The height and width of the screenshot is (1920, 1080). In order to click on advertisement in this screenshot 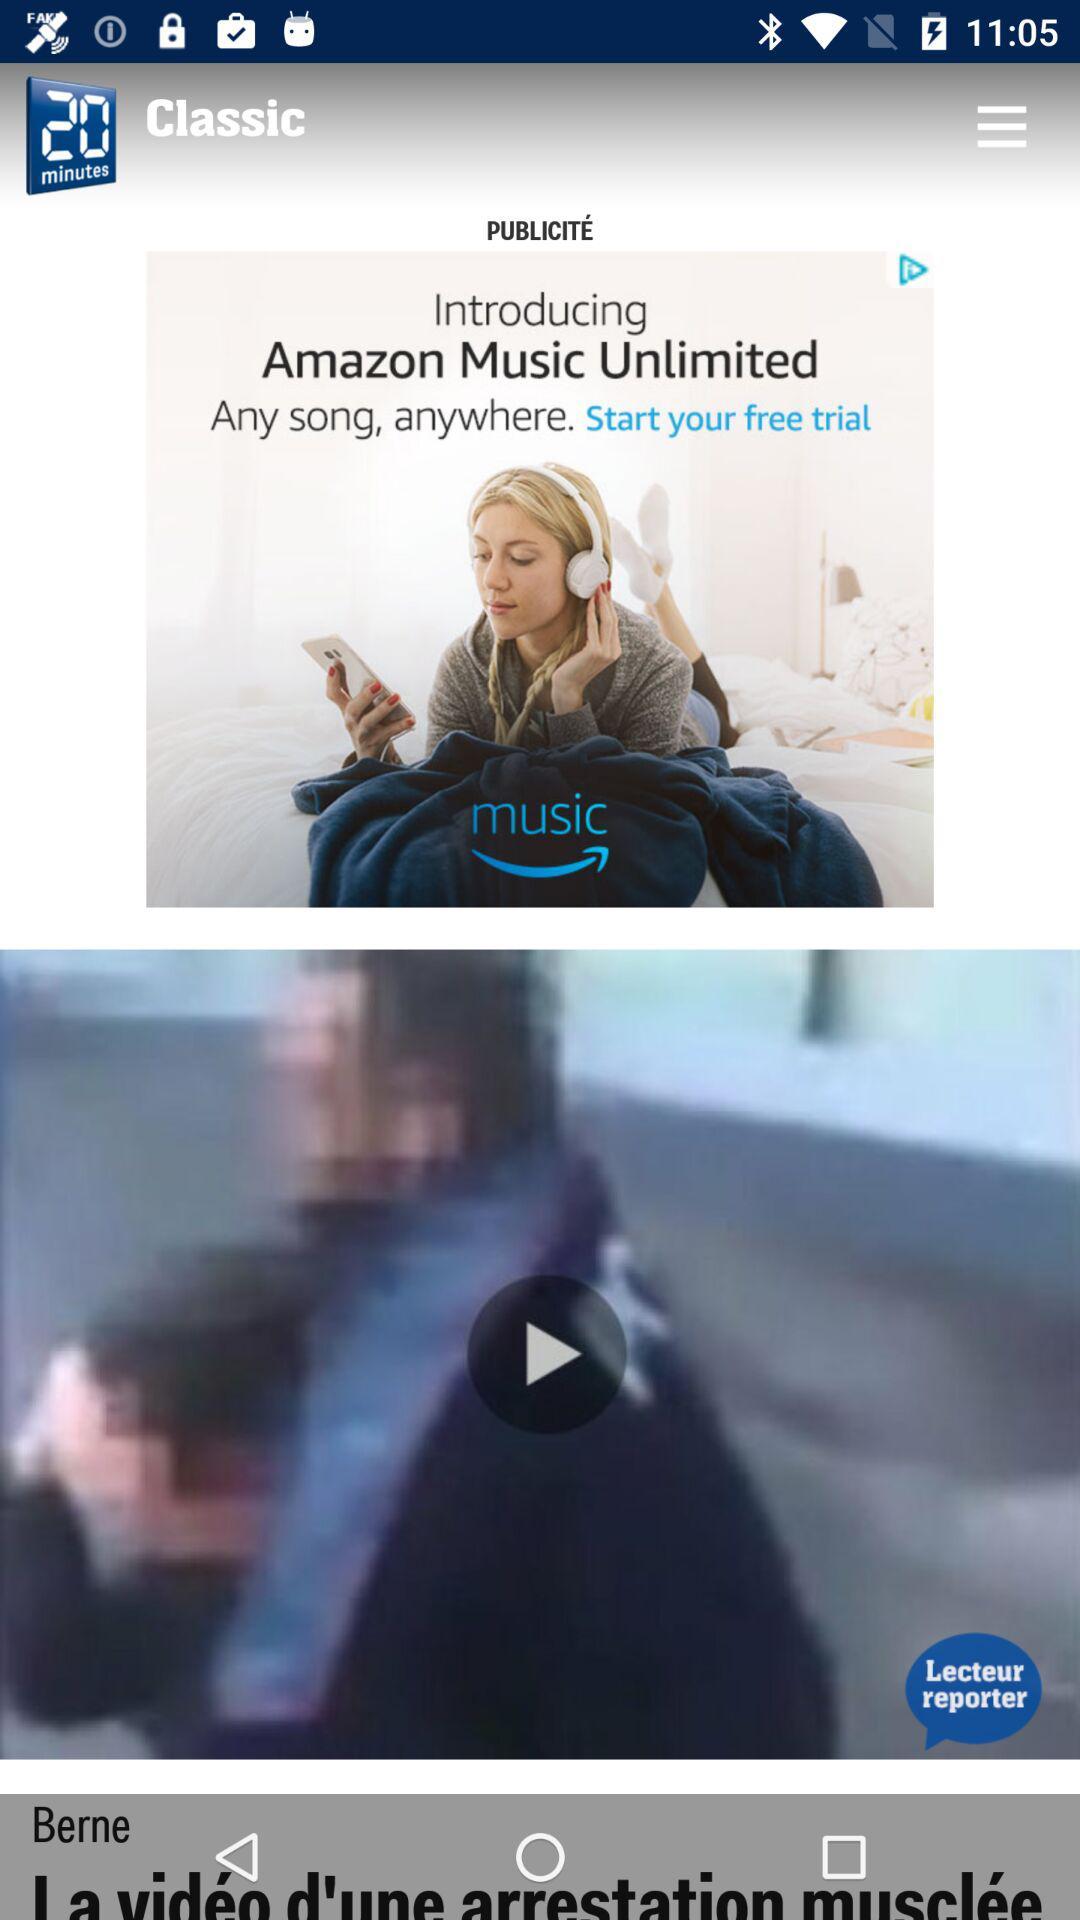, I will do `click(540, 578)`.